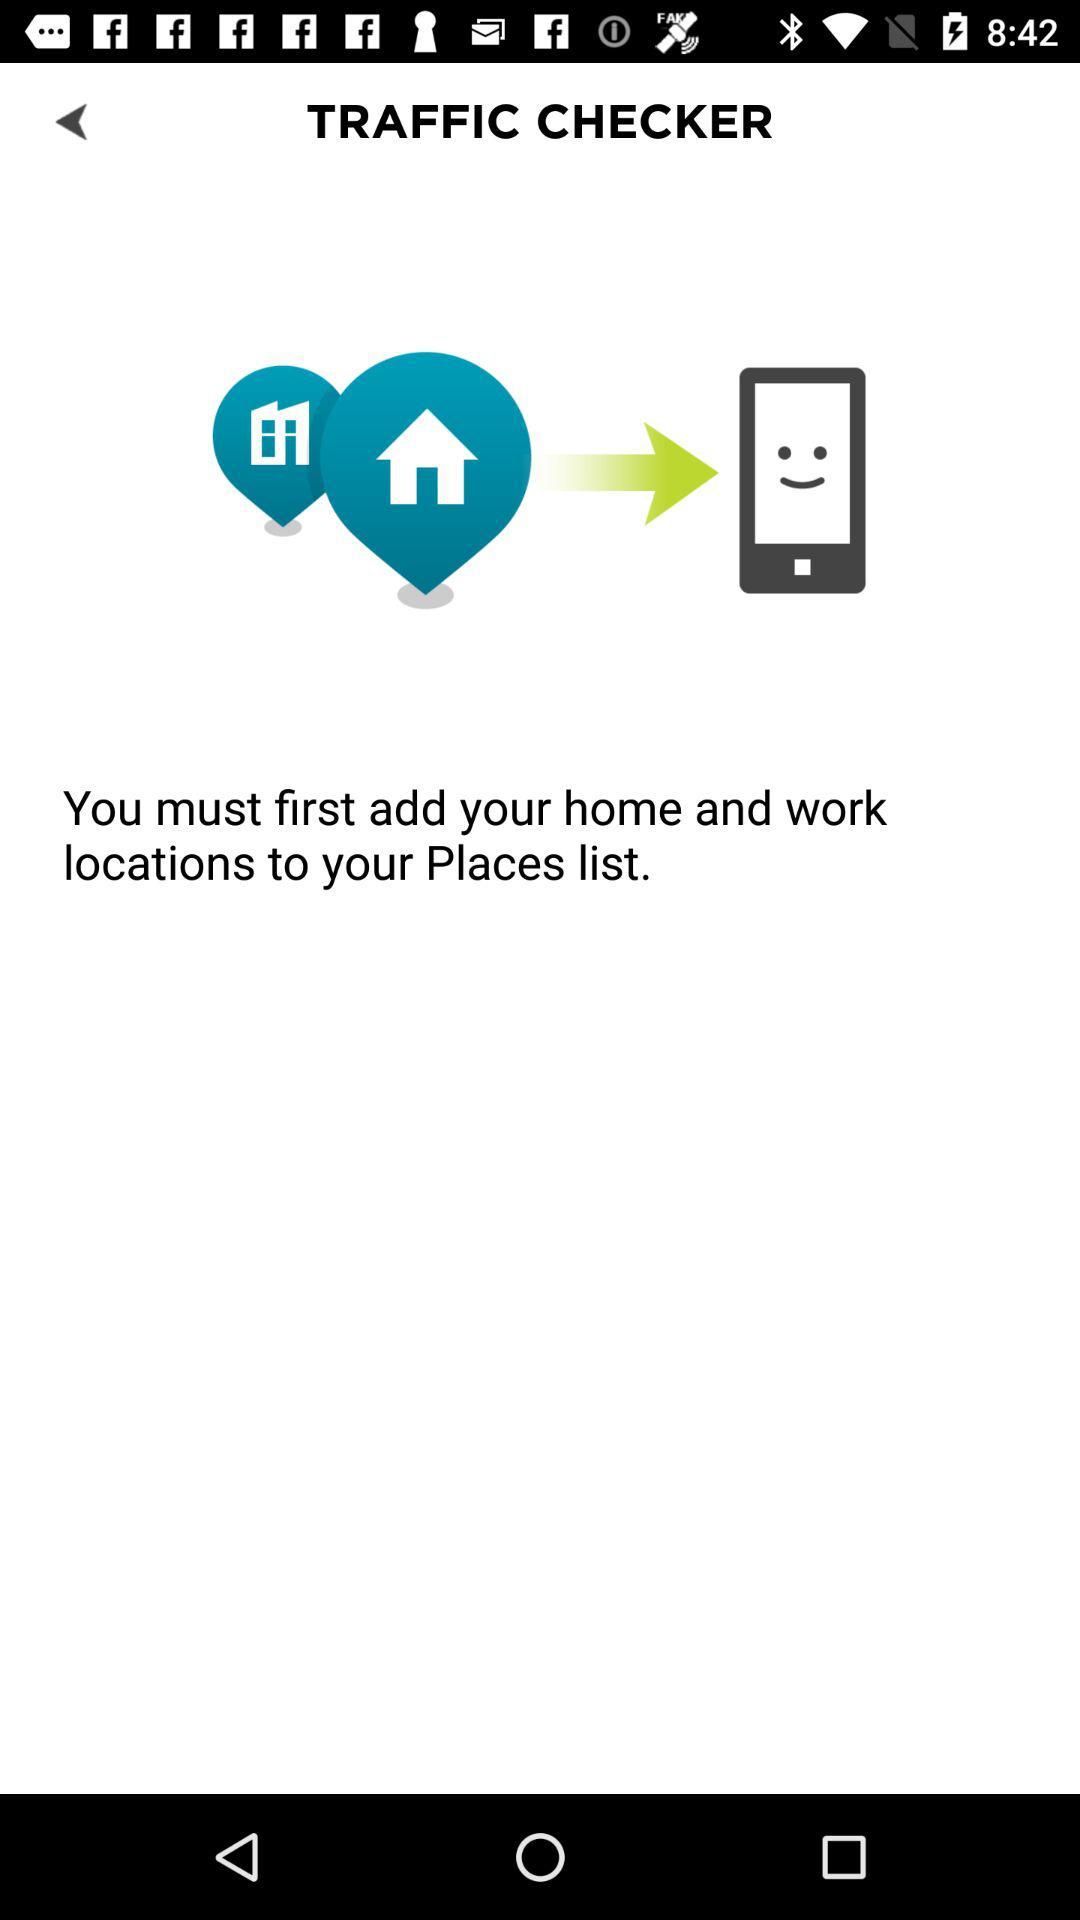 The width and height of the screenshot is (1080, 1920). I want to click on go back, so click(72, 119).